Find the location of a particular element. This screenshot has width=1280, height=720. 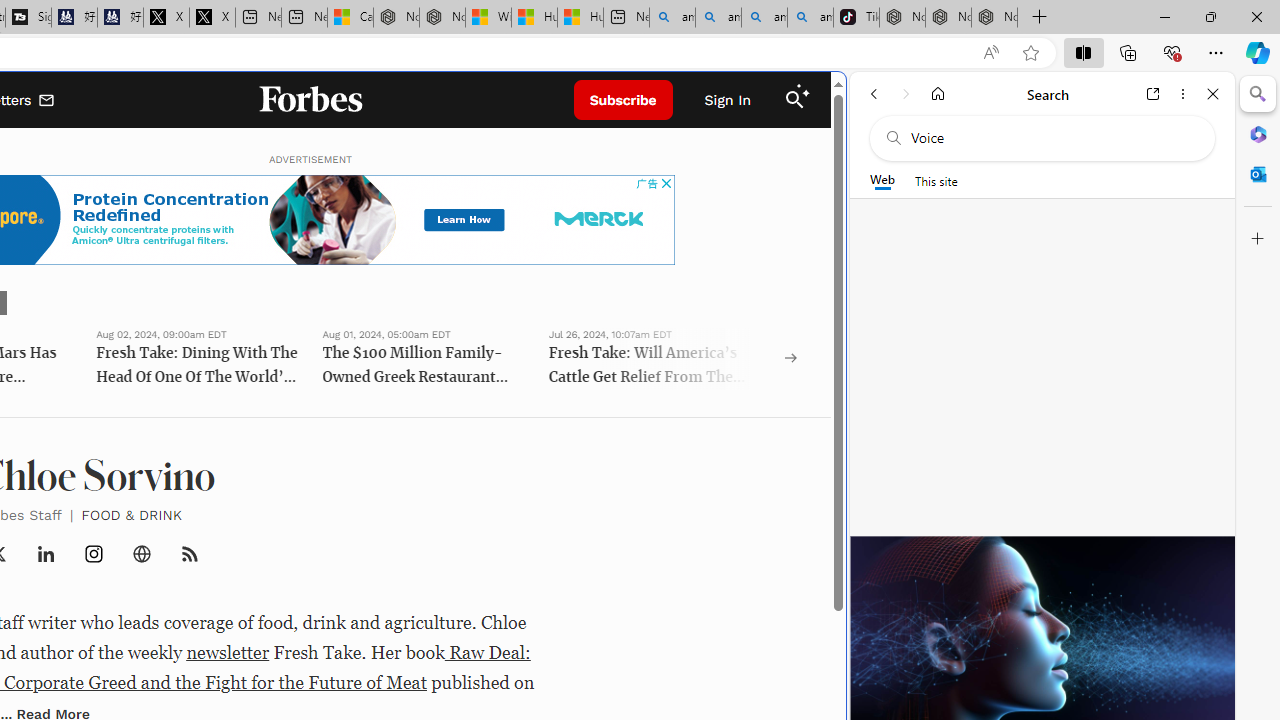

'Class: sparkles_svg__fs-icon sparkles_svg__fs-icon--sparkles' is located at coordinates (803, 91).